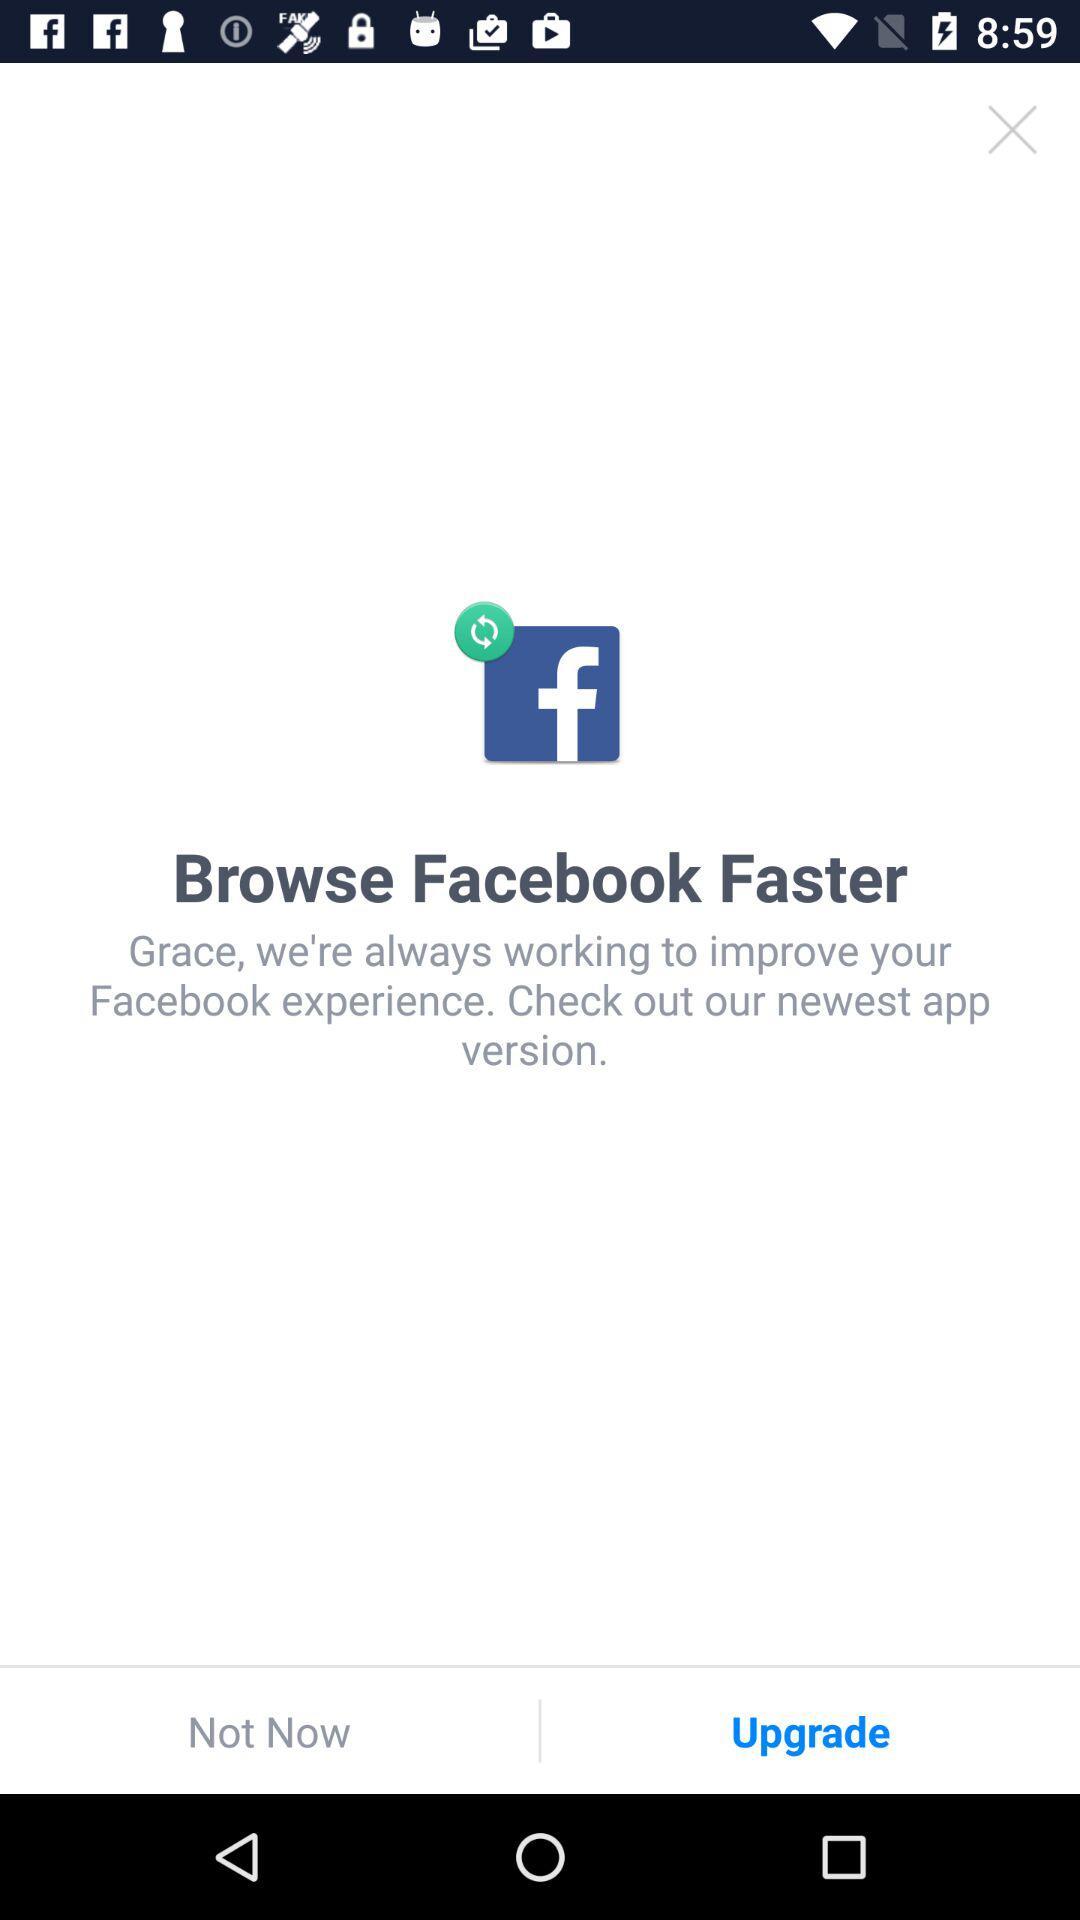 The height and width of the screenshot is (1920, 1080). I want to click on the not now, so click(268, 1730).